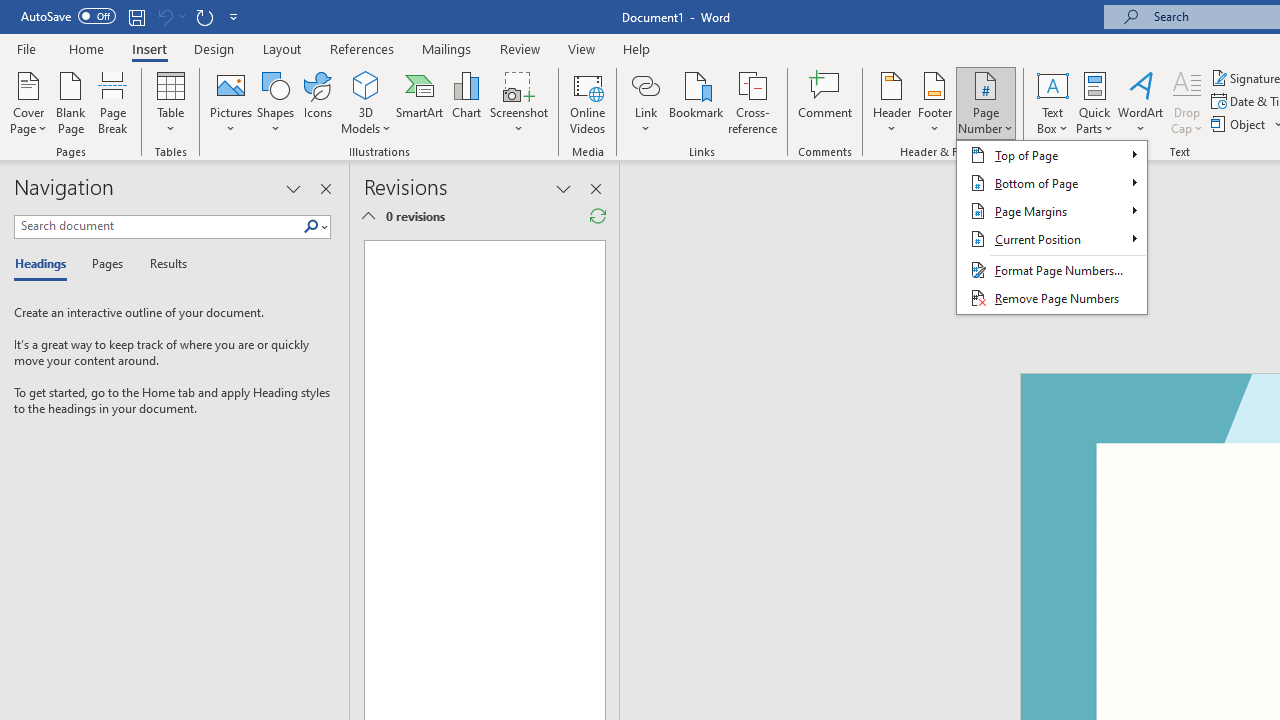 The image size is (1280, 720). Describe the element at coordinates (587, 103) in the screenshot. I see `'Online Videos...'` at that location.